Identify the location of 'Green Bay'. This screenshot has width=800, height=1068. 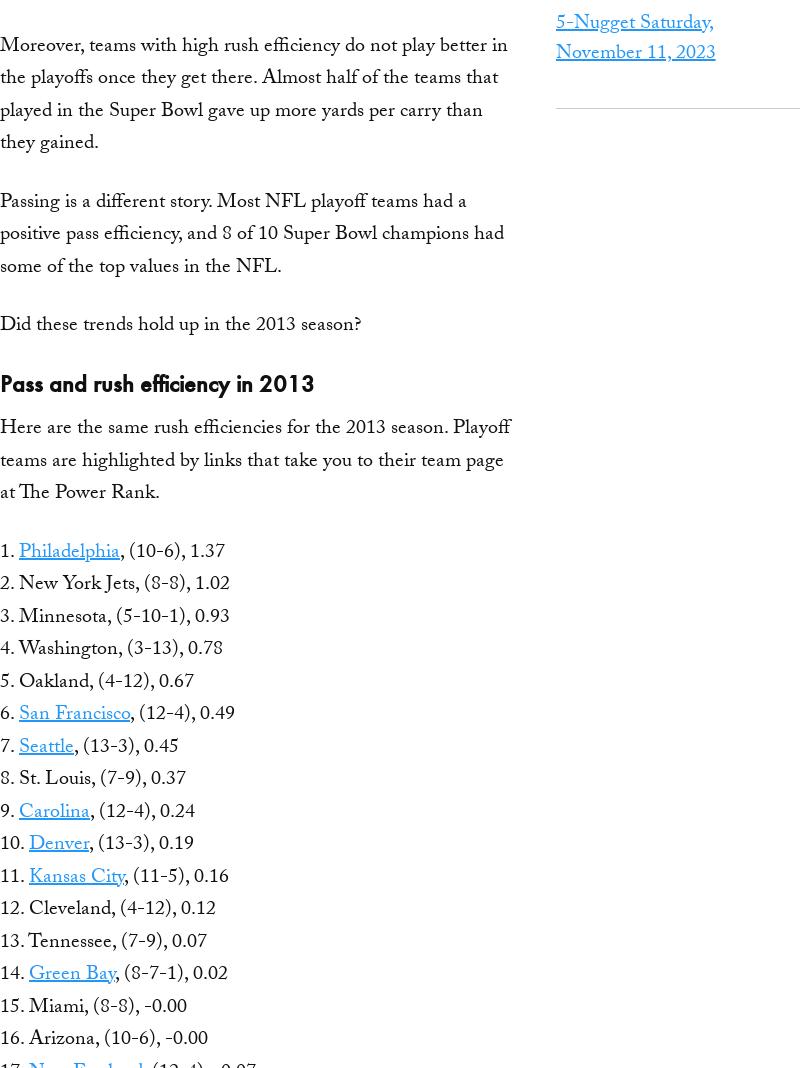
(72, 976).